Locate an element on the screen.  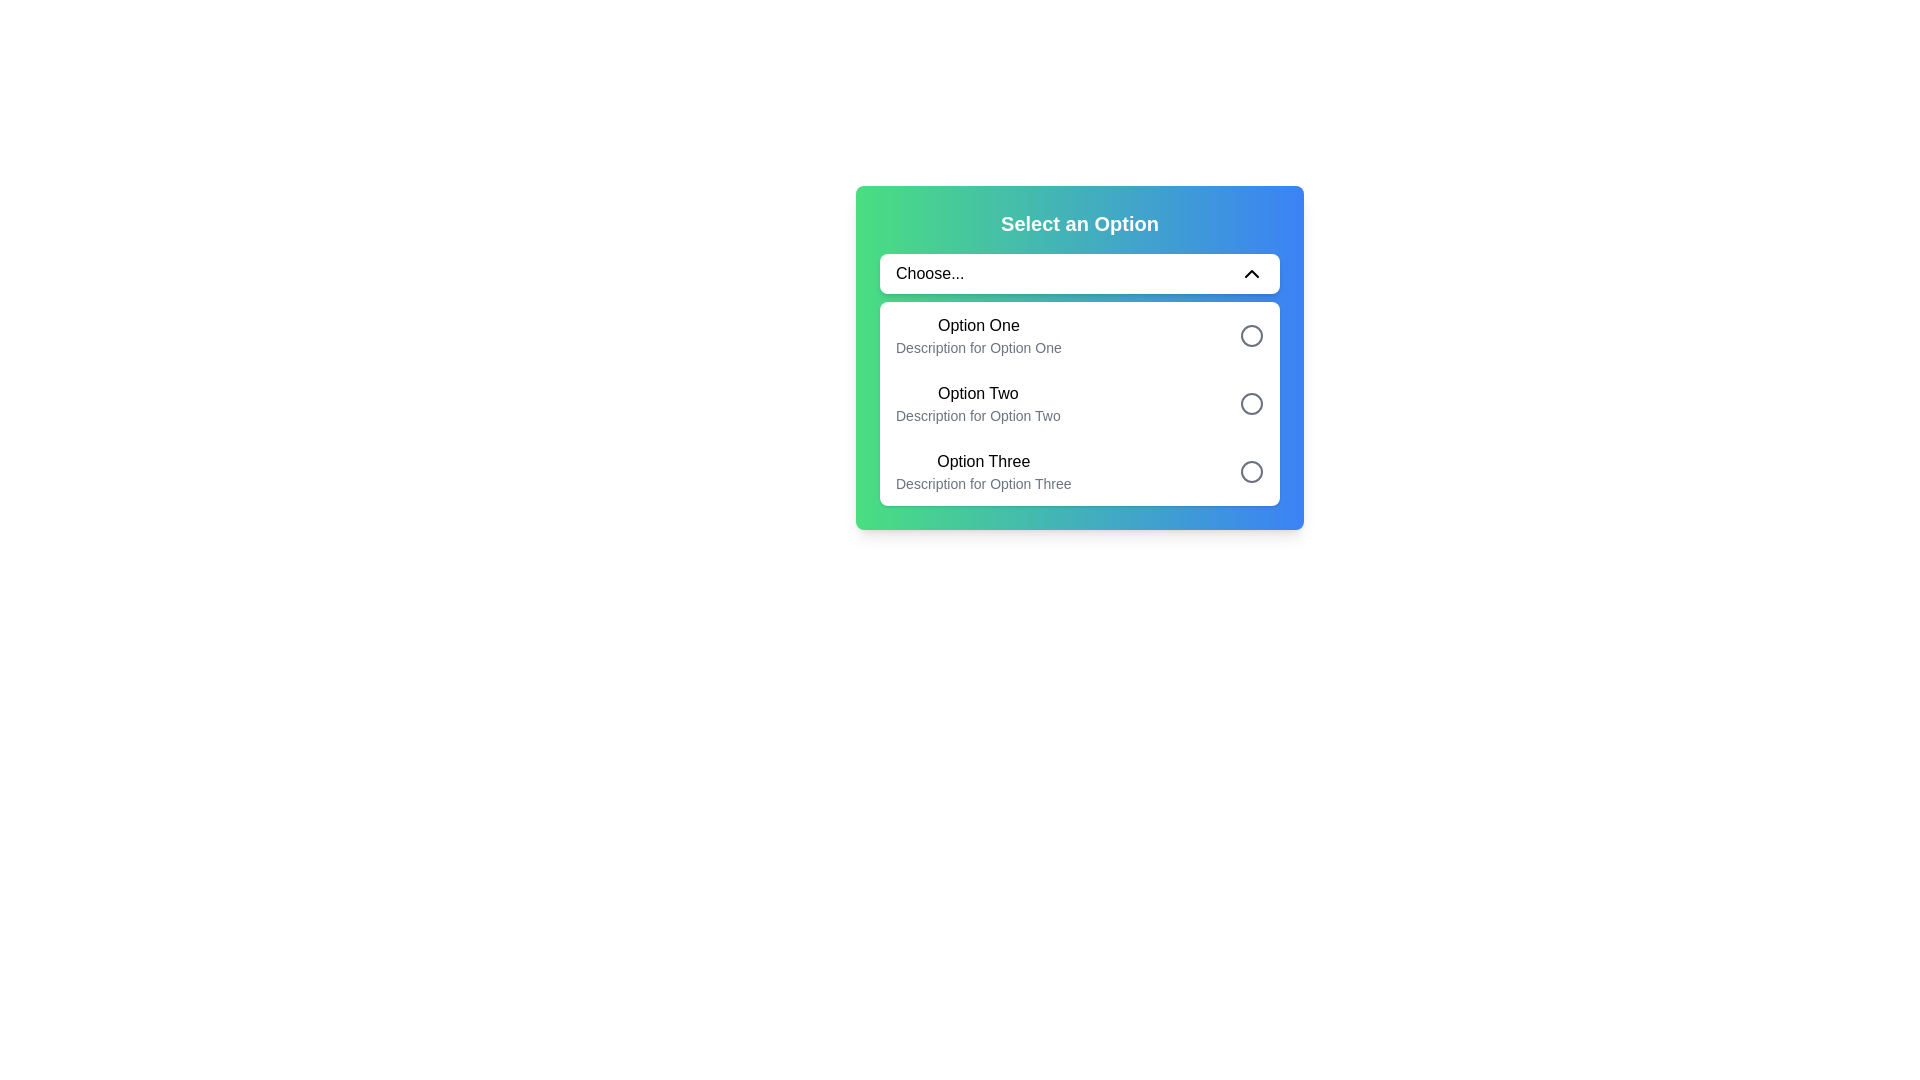
the first option item of the dropdown menu titled 'Select an Option' is located at coordinates (1079, 334).